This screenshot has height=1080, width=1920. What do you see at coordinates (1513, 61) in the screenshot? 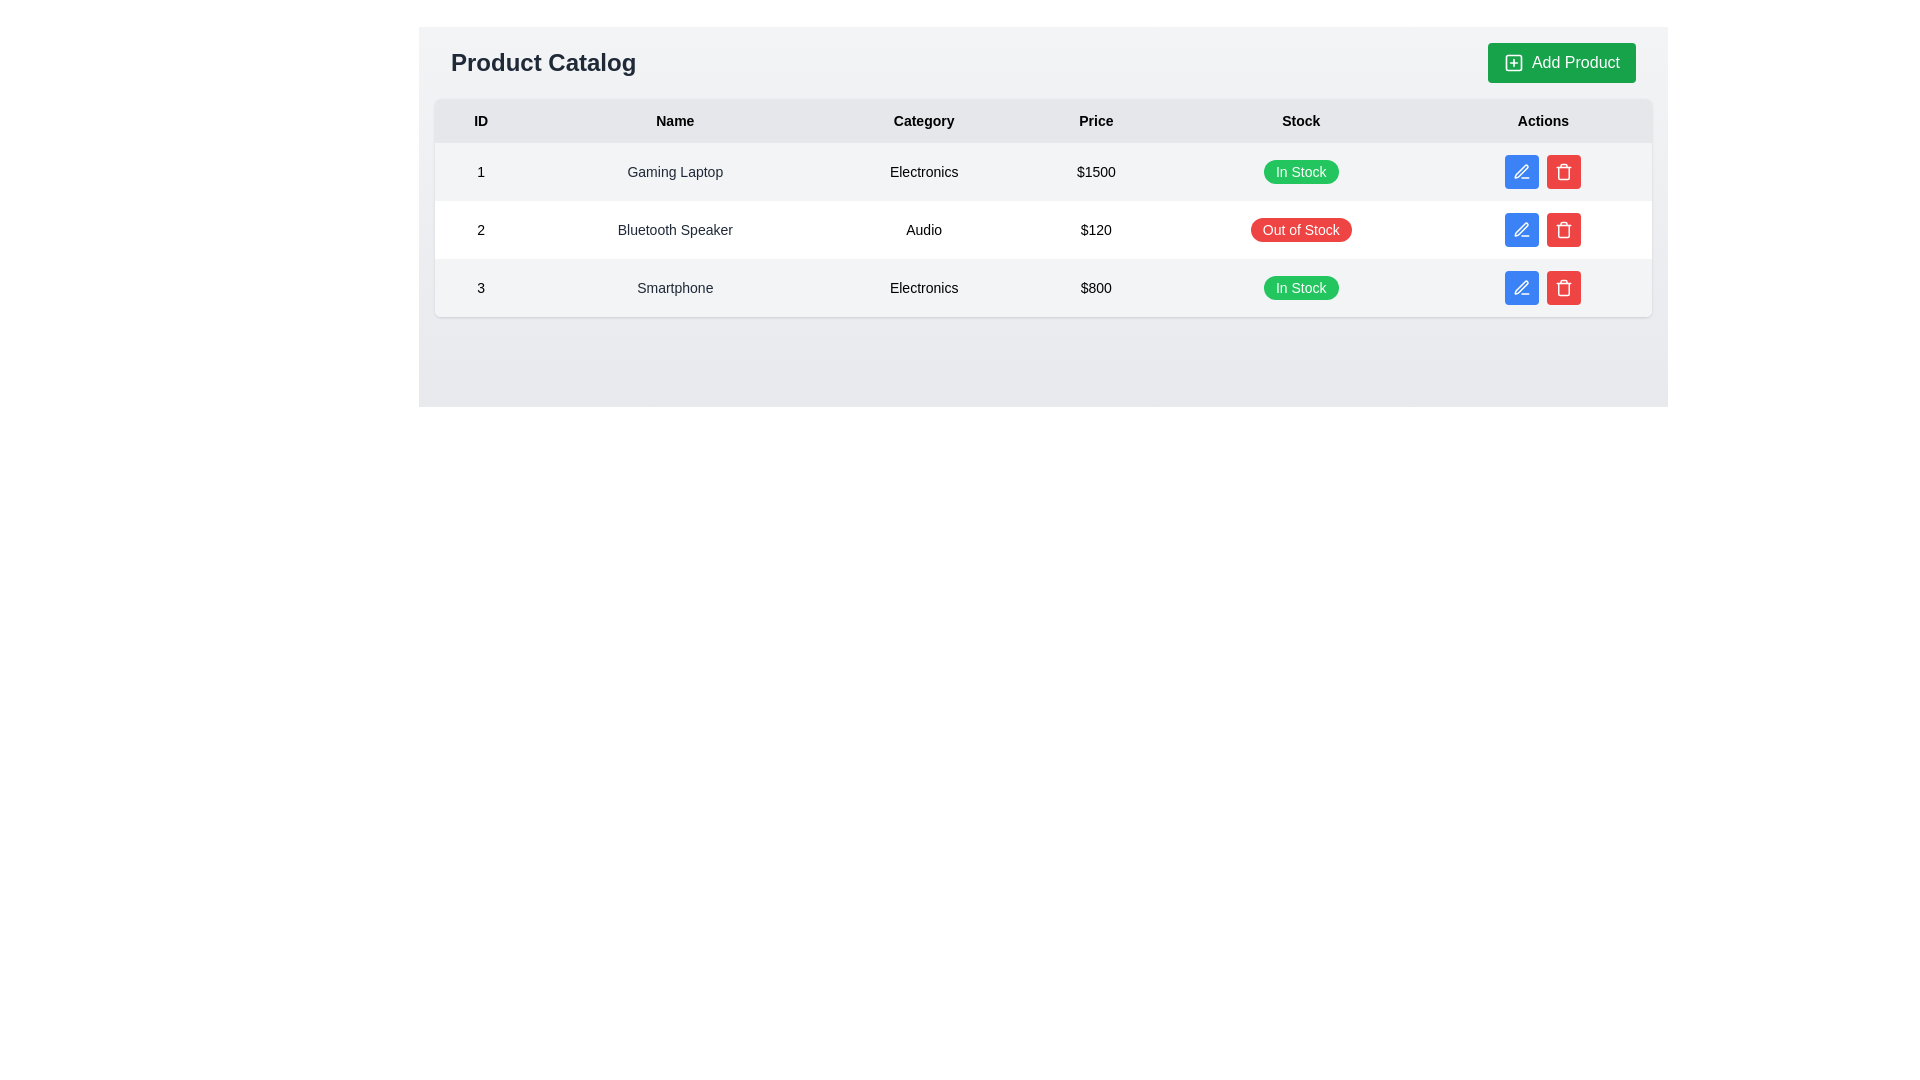
I see `the appearance of the decorative SVG component, which is a rounded-edge green square located inside the 'Add Product' button in the top-right corner of the interface` at bounding box center [1513, 61].